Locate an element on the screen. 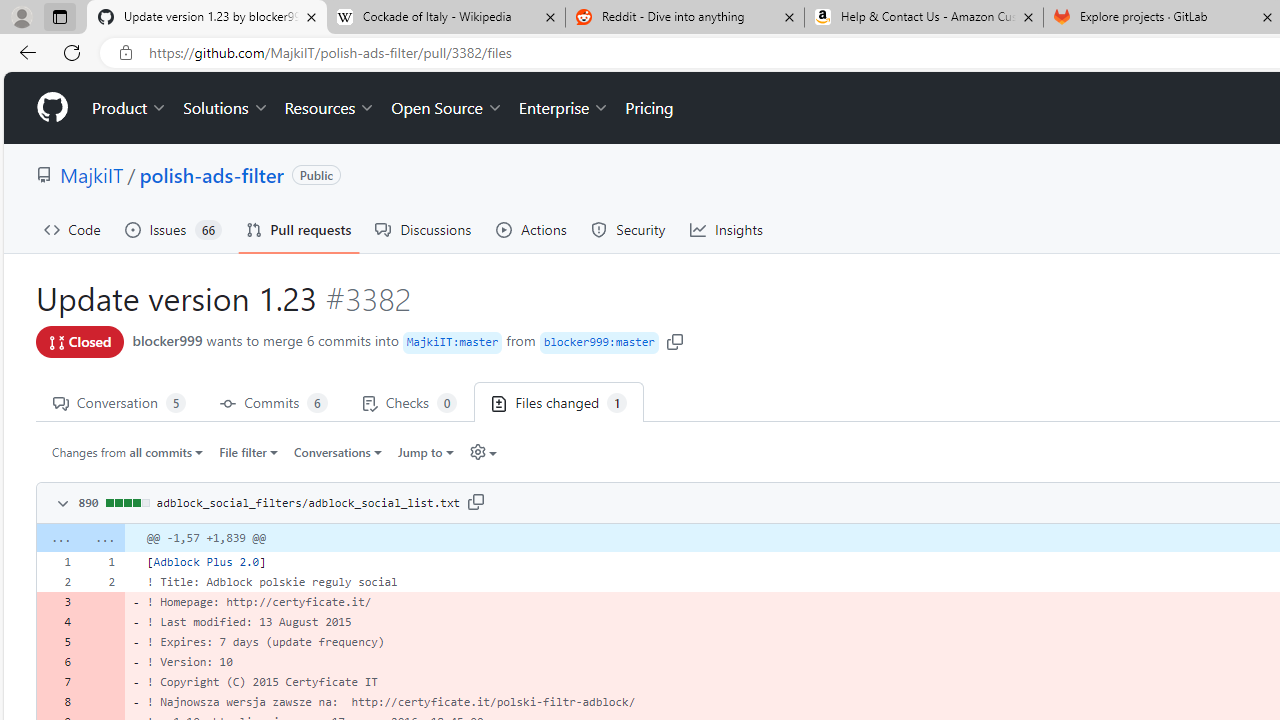 This screenshot has height=720, width=1280. 'Pricing' is located at coordinates (649, 108).